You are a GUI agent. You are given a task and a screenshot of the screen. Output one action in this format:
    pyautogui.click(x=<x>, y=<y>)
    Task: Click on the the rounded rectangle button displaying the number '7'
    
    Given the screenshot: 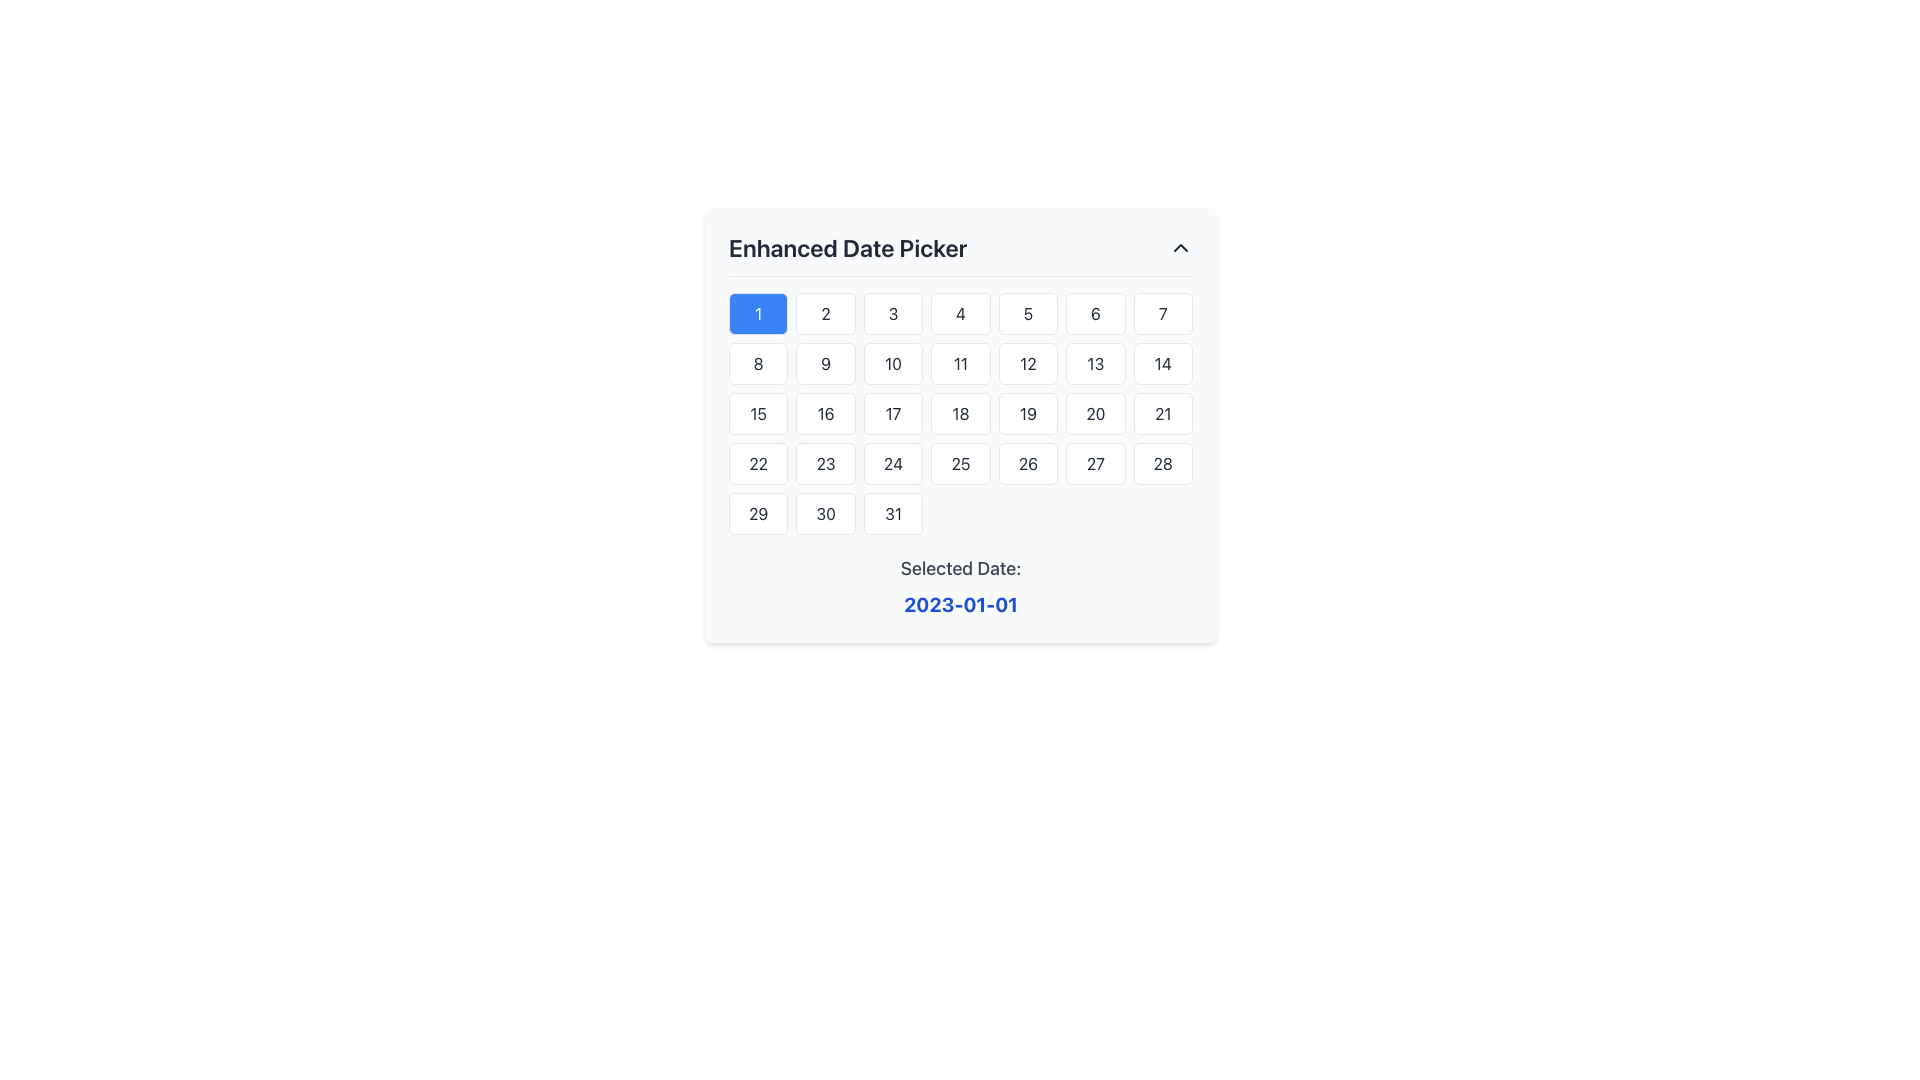 What is the action you would take?
    pyautogui.click(x=1163, y=313)
    